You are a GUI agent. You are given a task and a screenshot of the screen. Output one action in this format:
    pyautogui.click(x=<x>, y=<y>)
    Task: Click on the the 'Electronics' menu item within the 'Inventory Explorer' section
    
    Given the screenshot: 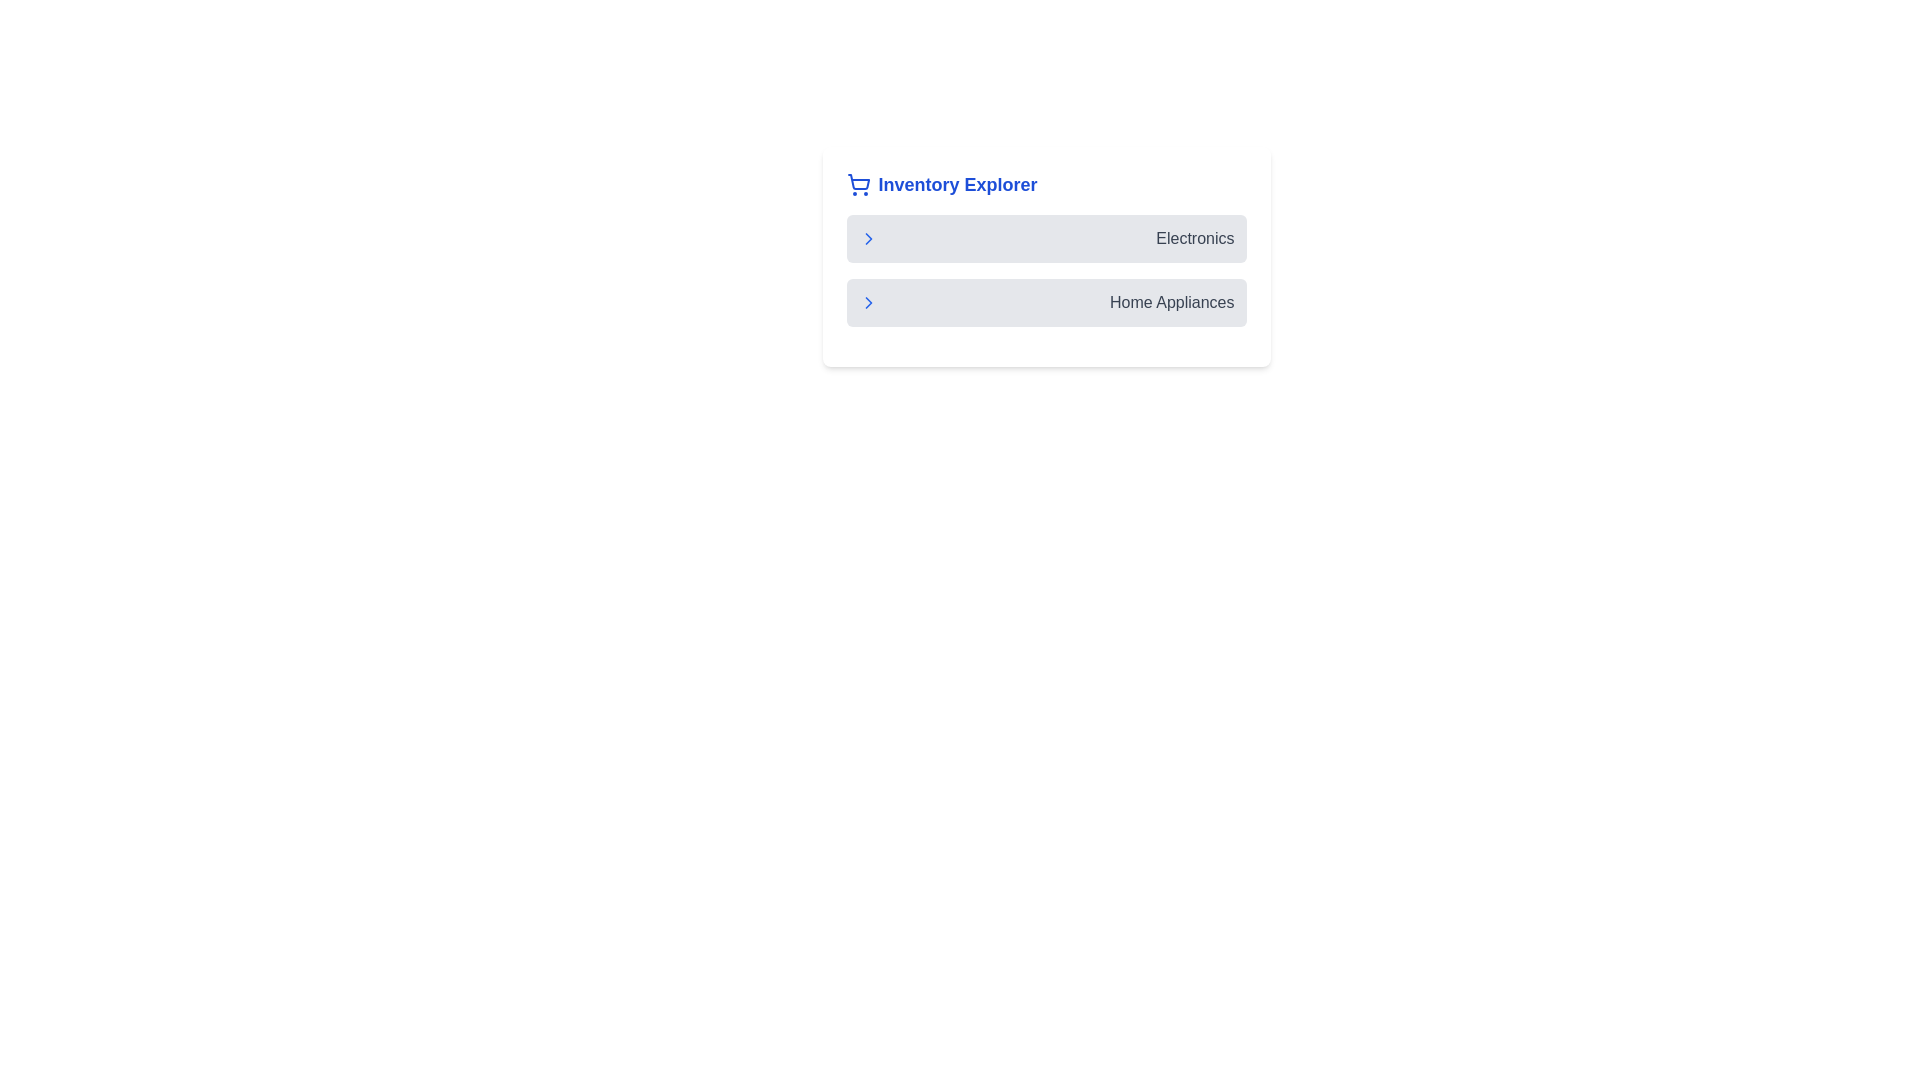 What is the action you would take?
    pyautogui.click(x=1045, y=256)
    